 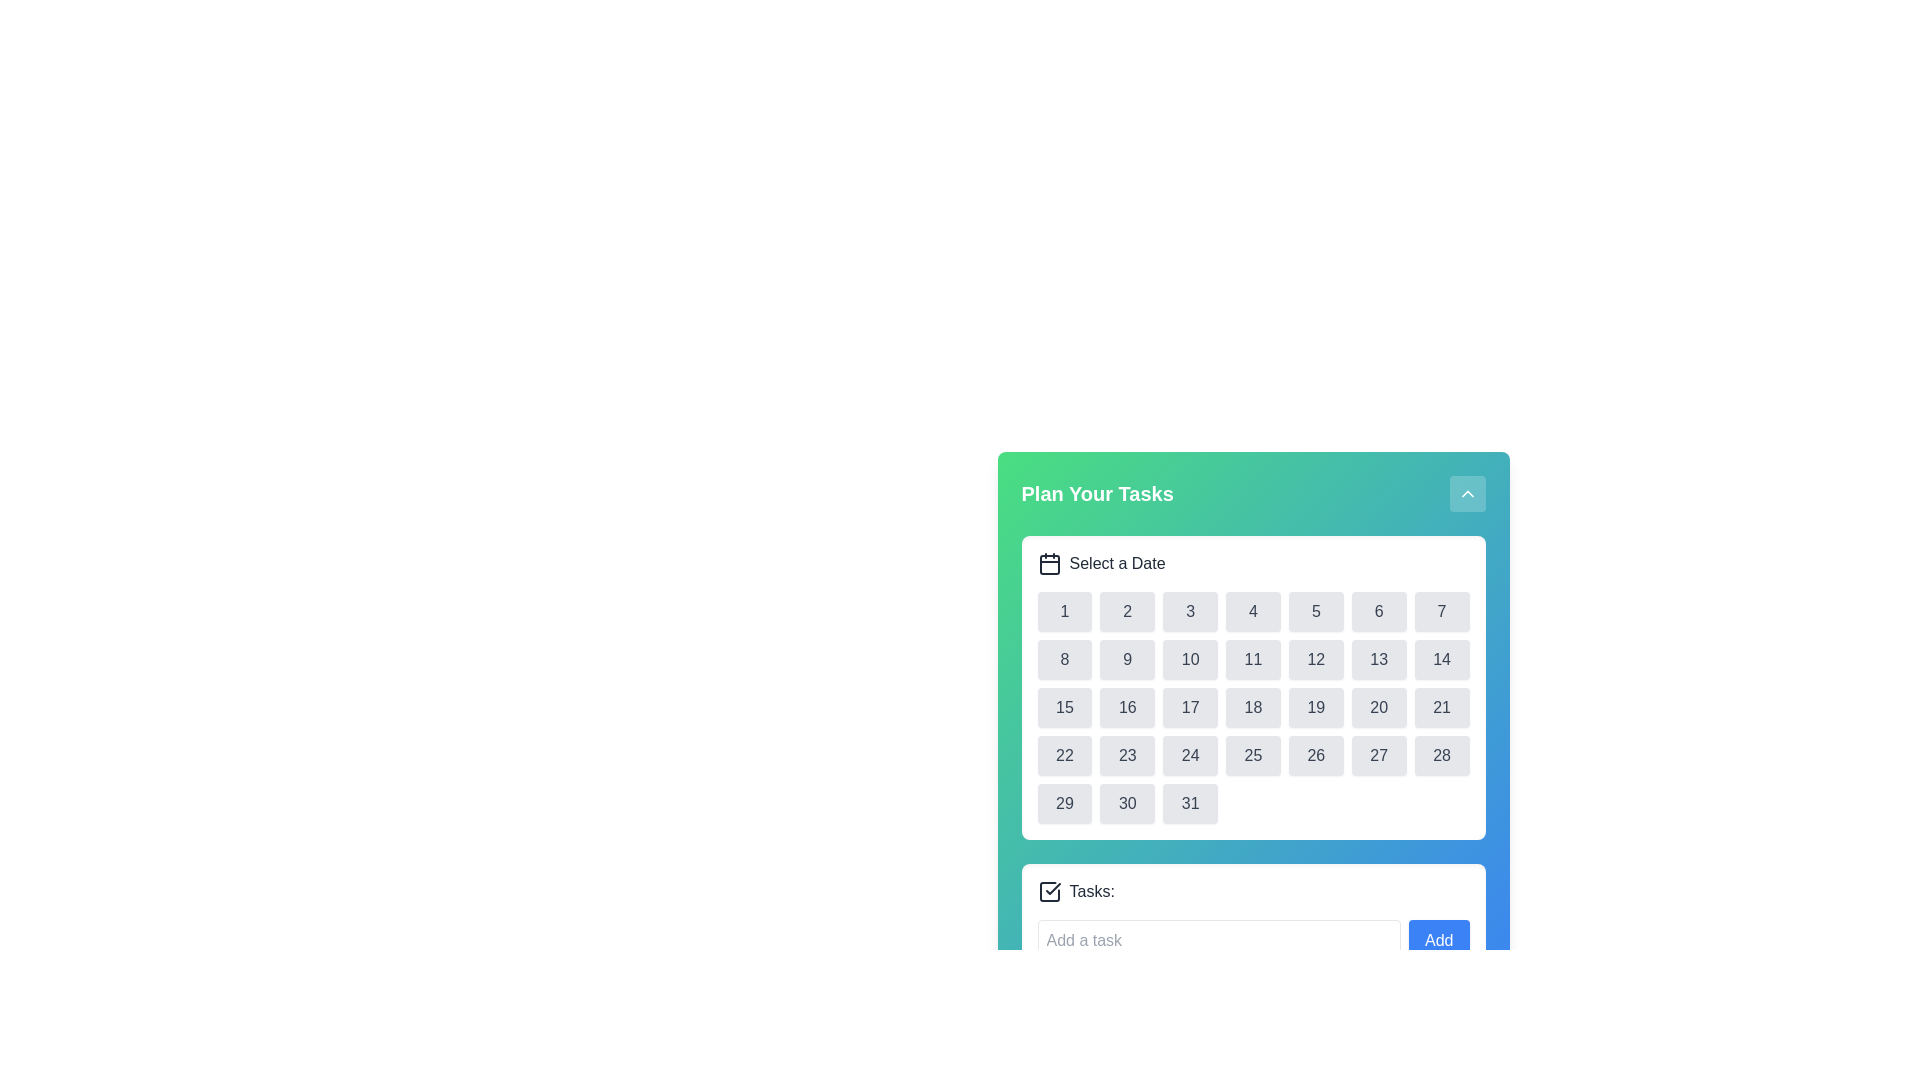 I want to click on the button labeled '14' in the 'Select a Date' section, which is located in the second row and seventh column of the date selectors grid, so click(x=1442, y=659).